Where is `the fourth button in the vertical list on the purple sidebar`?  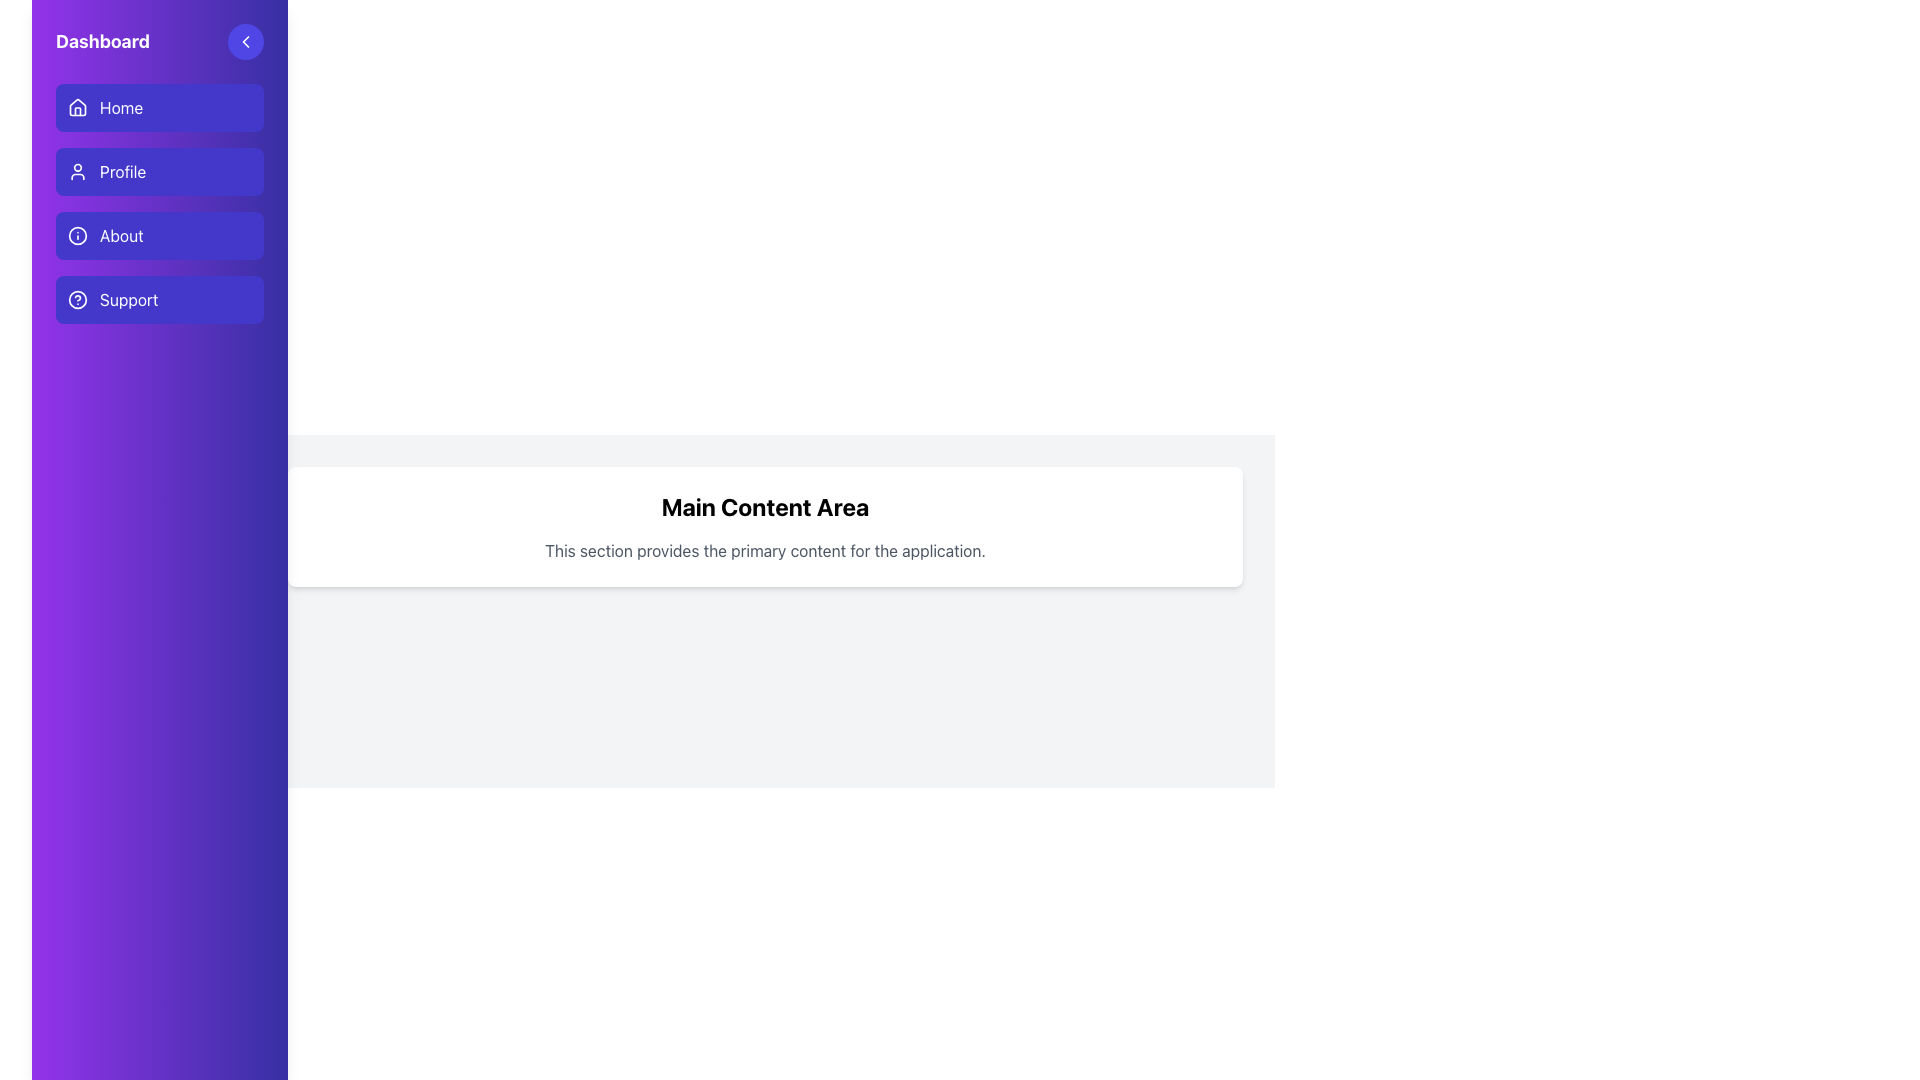 the fourth button in the vertical list on the purple sidebar is located at coordinates (158, 300).